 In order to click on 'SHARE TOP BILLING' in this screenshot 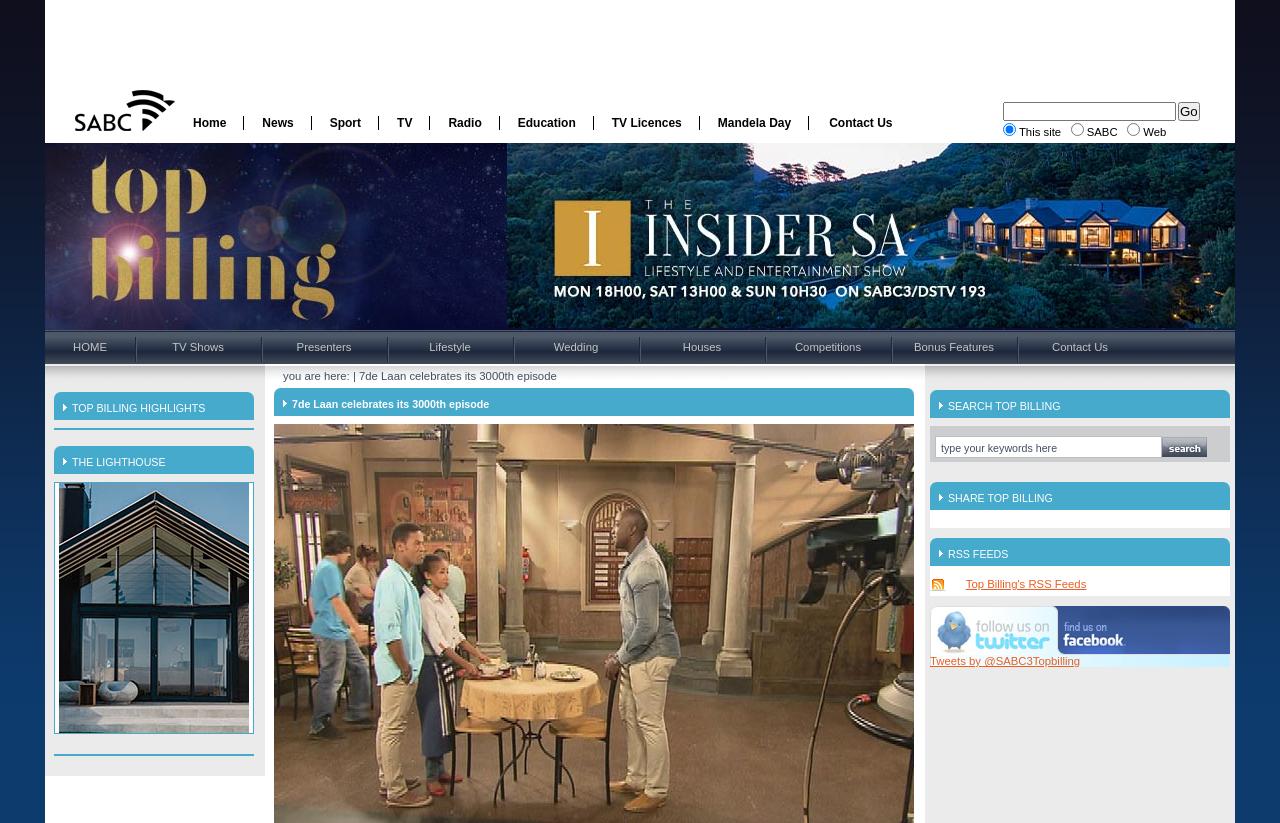, I will do `click(946, 497)`.